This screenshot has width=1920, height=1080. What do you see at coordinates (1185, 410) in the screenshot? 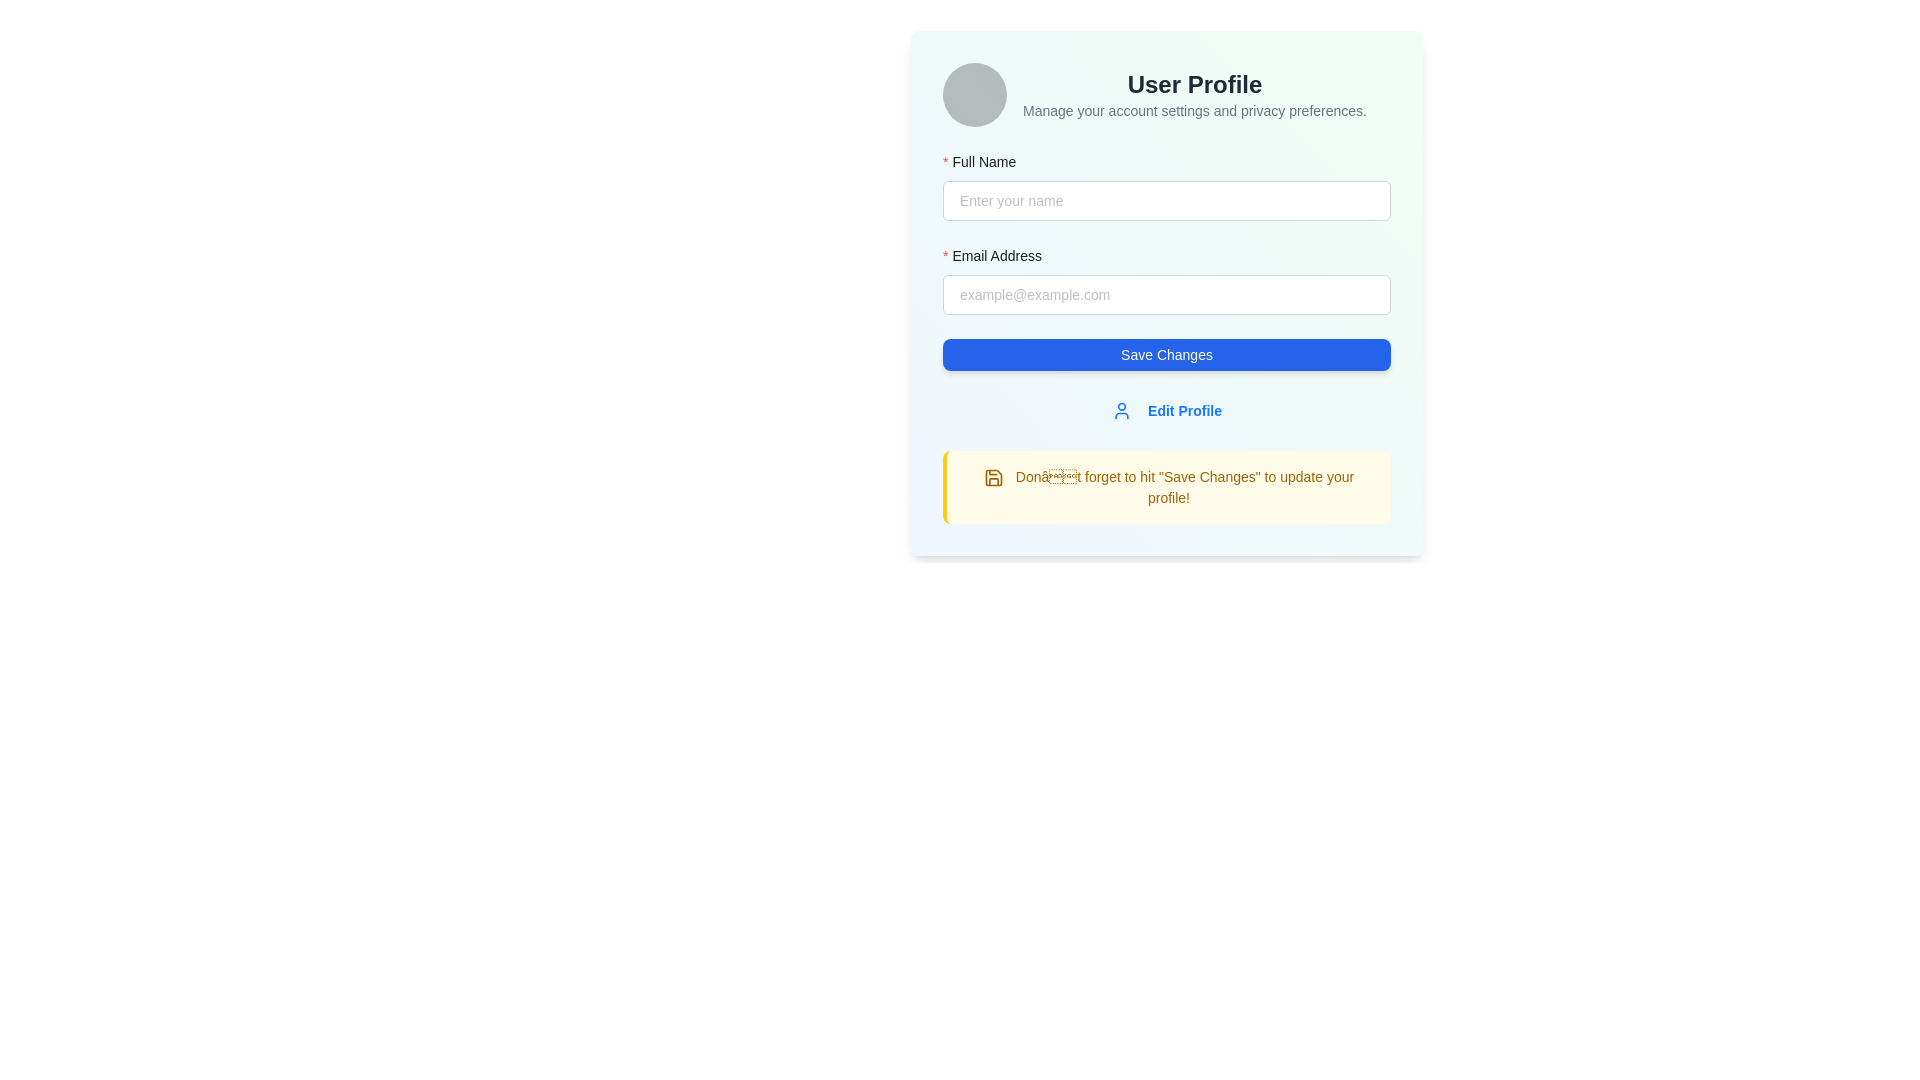
I see `the 'Edit Profile' text label, which is displayed in bold blue font and is located below the 'Save Changes' button, next to a user silhouette icon` at bounding box center [1185, 410].